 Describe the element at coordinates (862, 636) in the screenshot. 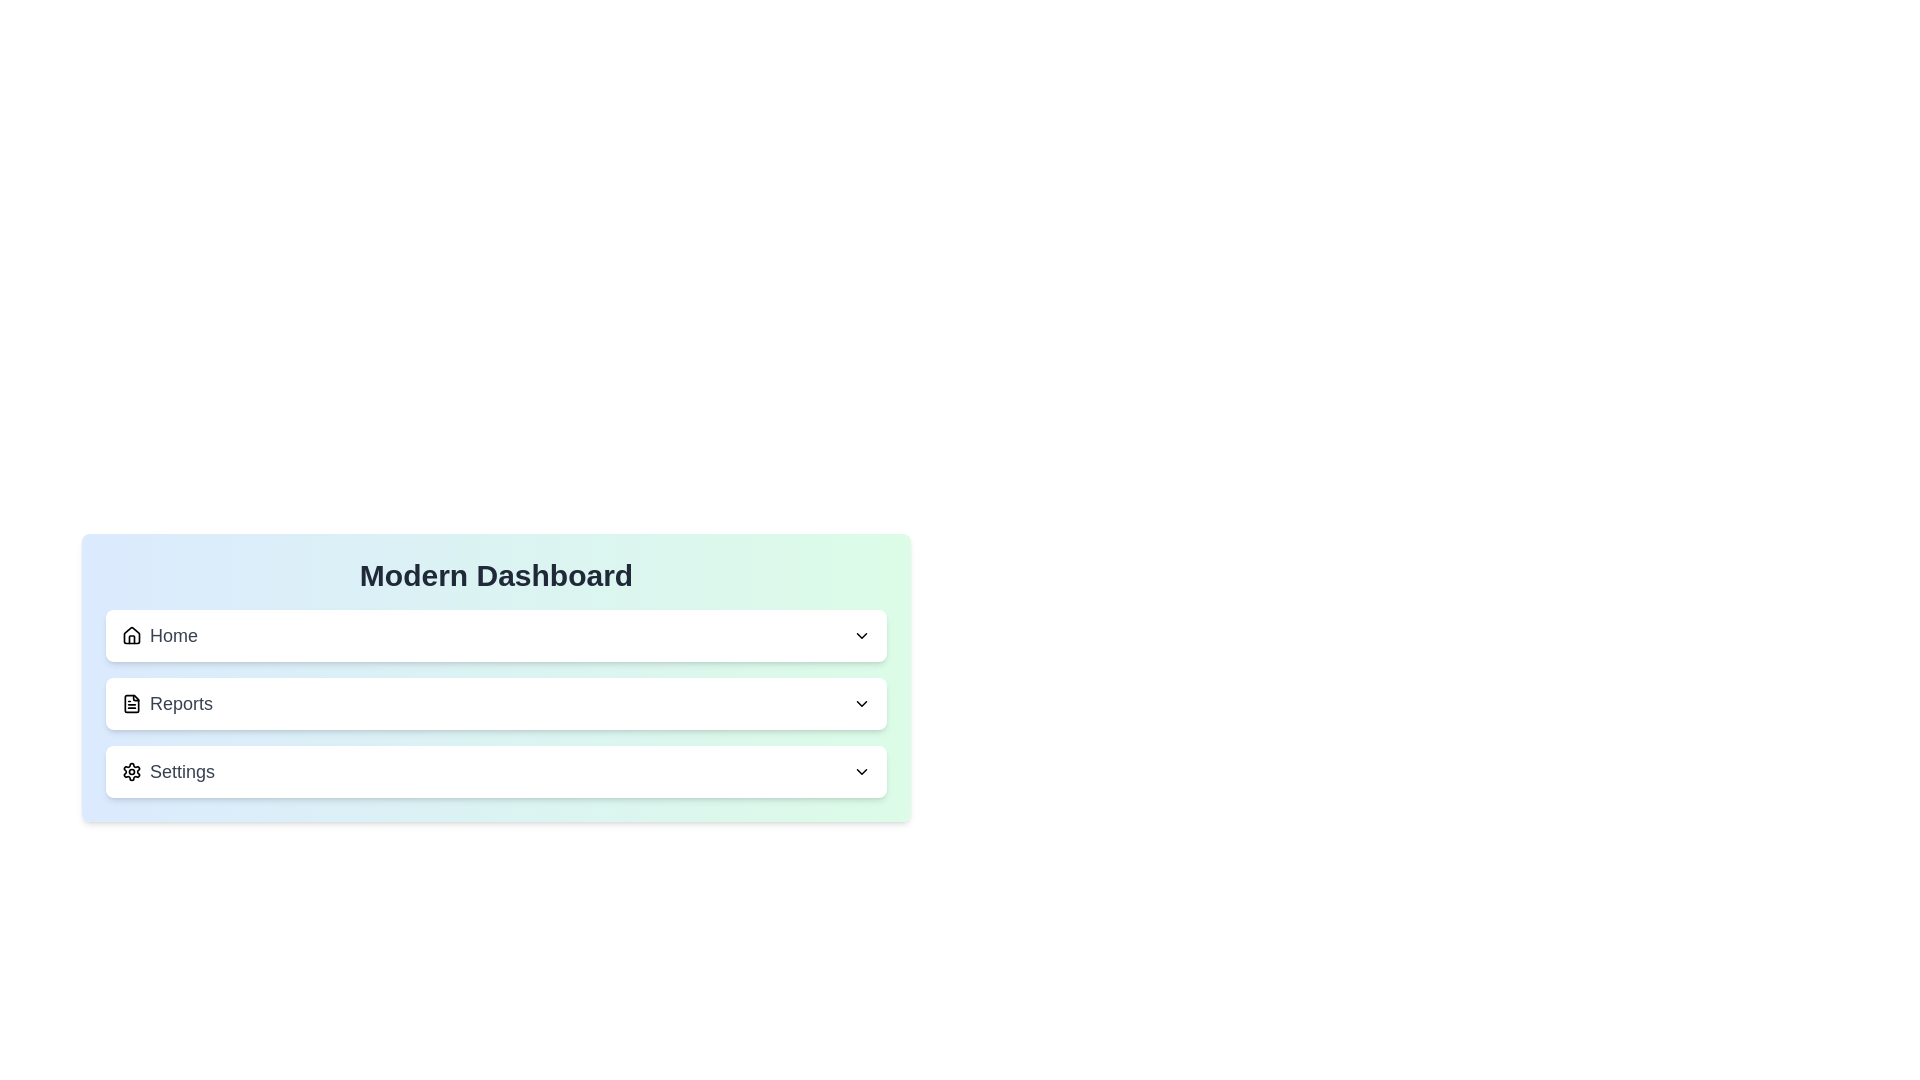

I see `the small, downward-pointing chevron icon located beside the text 'Home'` at that location.